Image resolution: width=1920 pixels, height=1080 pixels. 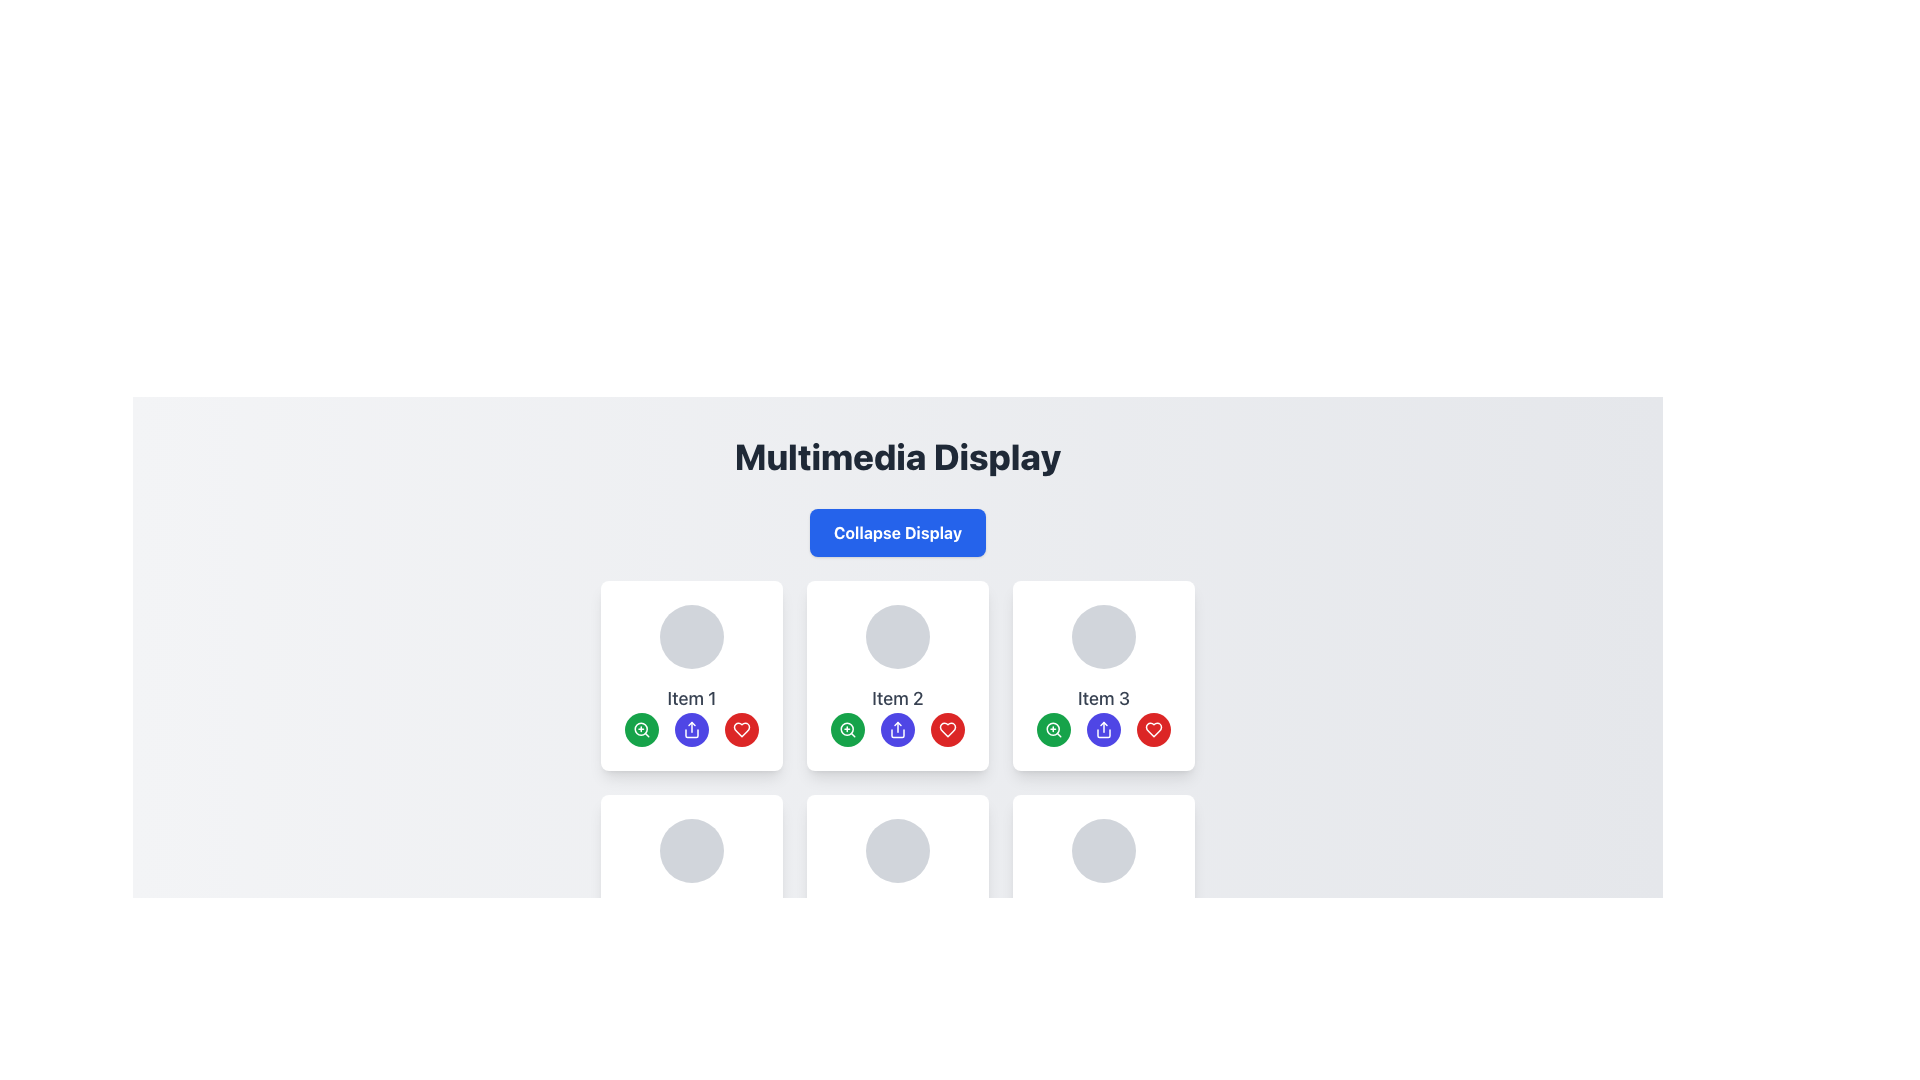 I want to click on the circular green button with a white magnifying glass icon located underneath the text label 'Item 2', so click(x=848, y=729).